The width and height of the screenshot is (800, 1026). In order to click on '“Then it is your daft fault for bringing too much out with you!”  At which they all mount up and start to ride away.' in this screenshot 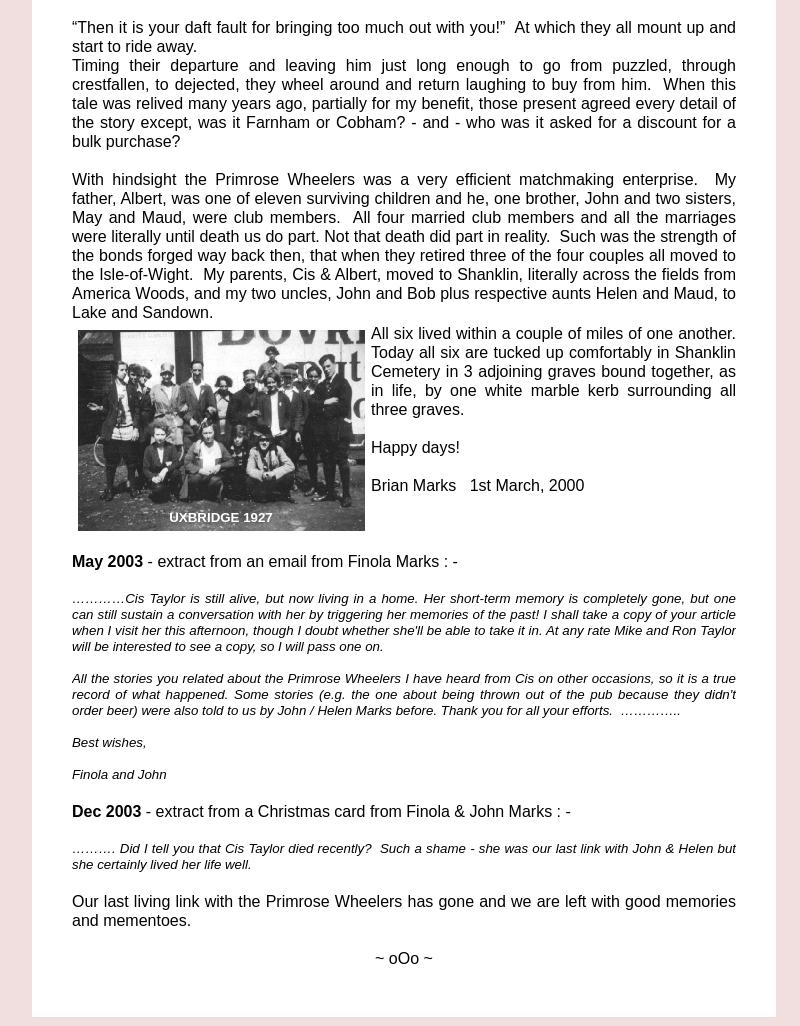, I will do `click(404, 37)`.